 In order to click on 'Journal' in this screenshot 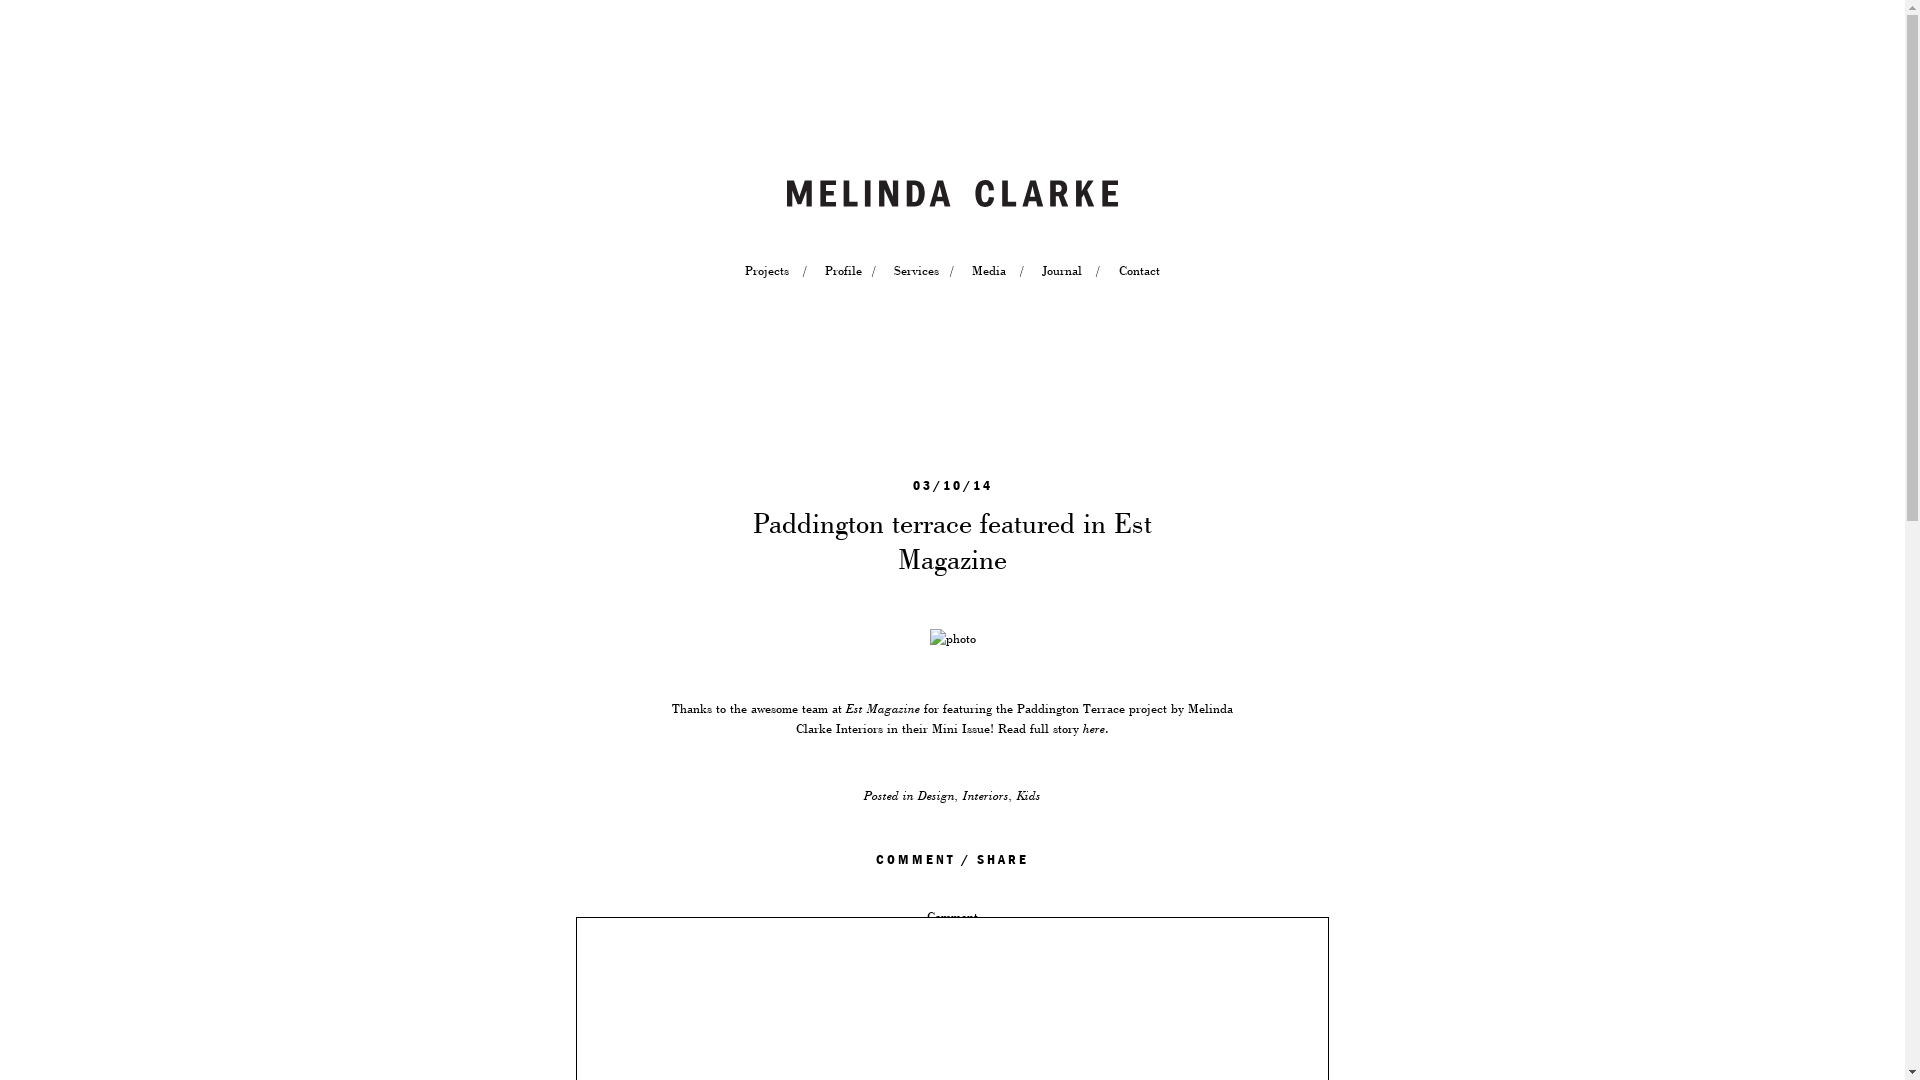, I will do `click(1060, 270)`.